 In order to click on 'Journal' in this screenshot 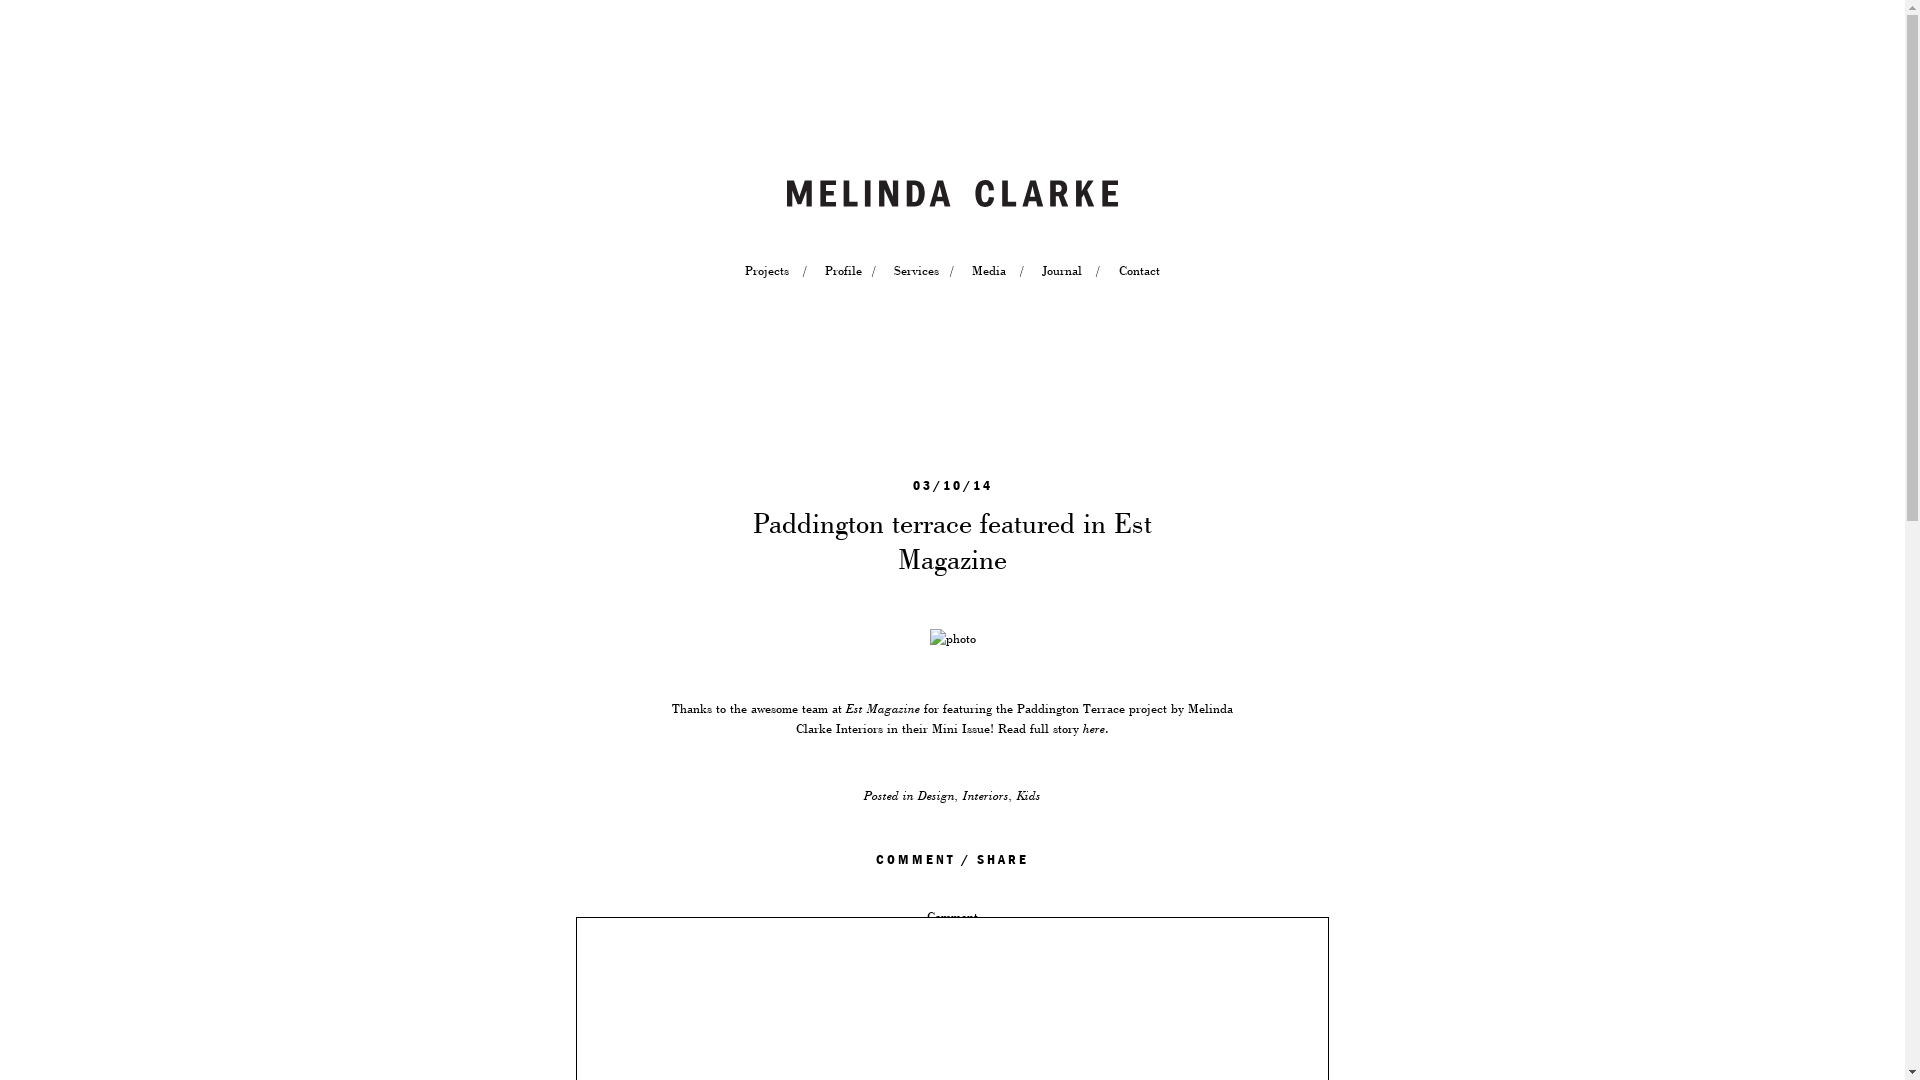, I will do `click(1060, 270)`.